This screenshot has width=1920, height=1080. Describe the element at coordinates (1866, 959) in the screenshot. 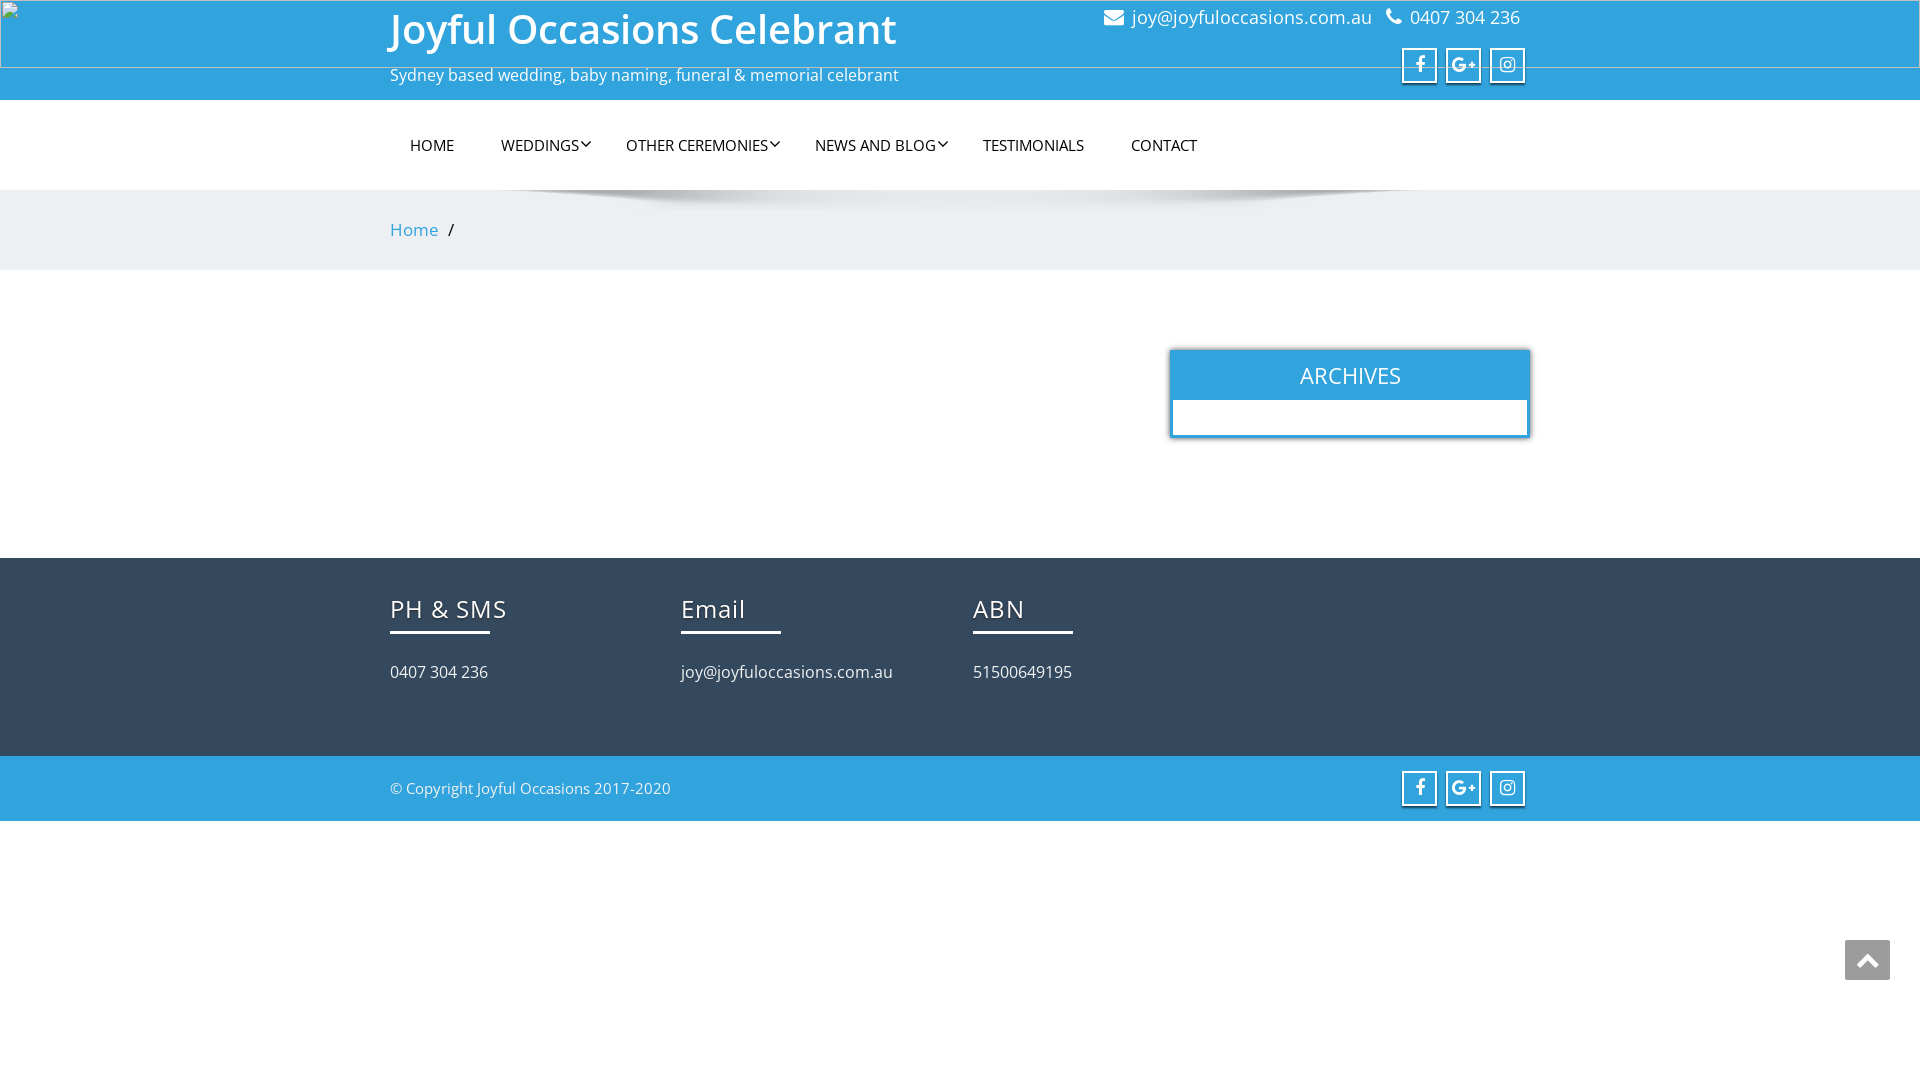

I see `'Go Top'` at that location.